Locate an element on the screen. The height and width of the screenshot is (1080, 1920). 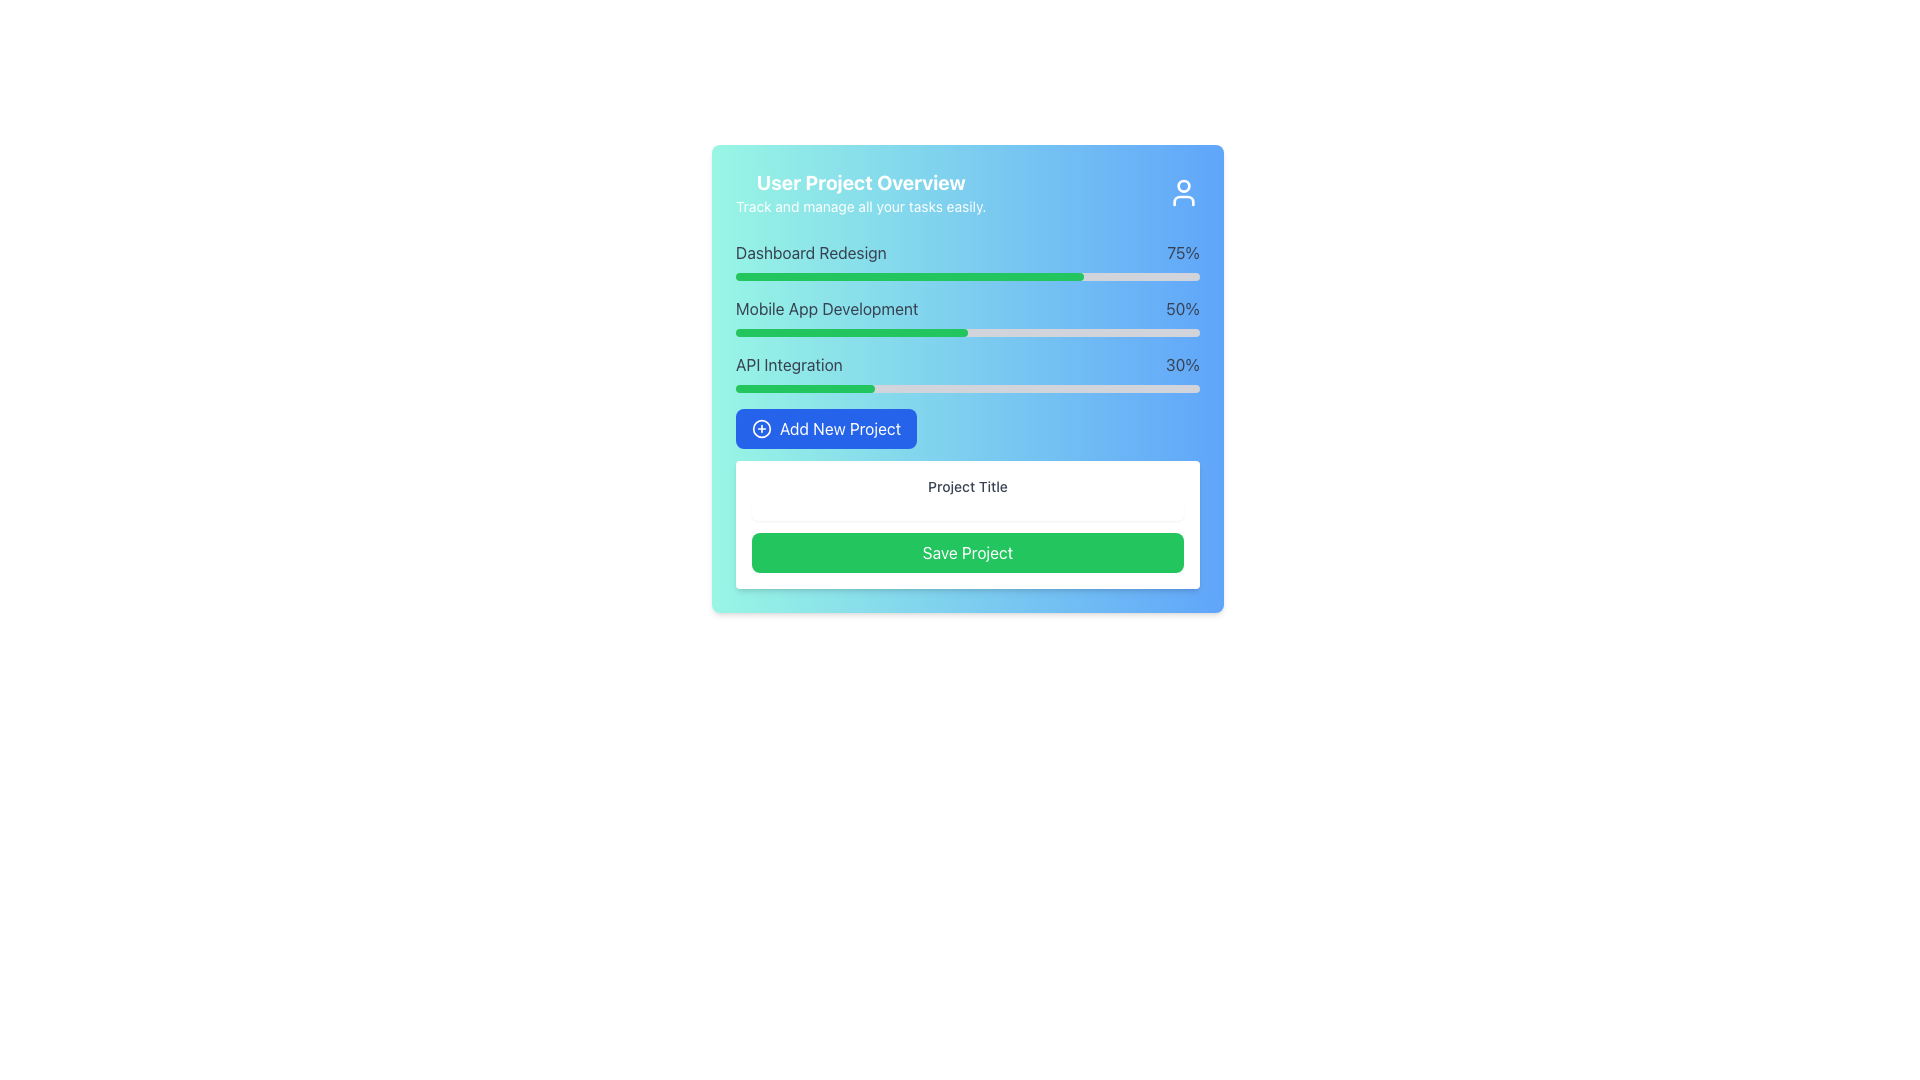
the progress bar indicating the completion percentage for the 'Dashboard Redesign' task, which is the first entry in the vertical list under 'User Project Overview' is located at coordinates (968, 260).